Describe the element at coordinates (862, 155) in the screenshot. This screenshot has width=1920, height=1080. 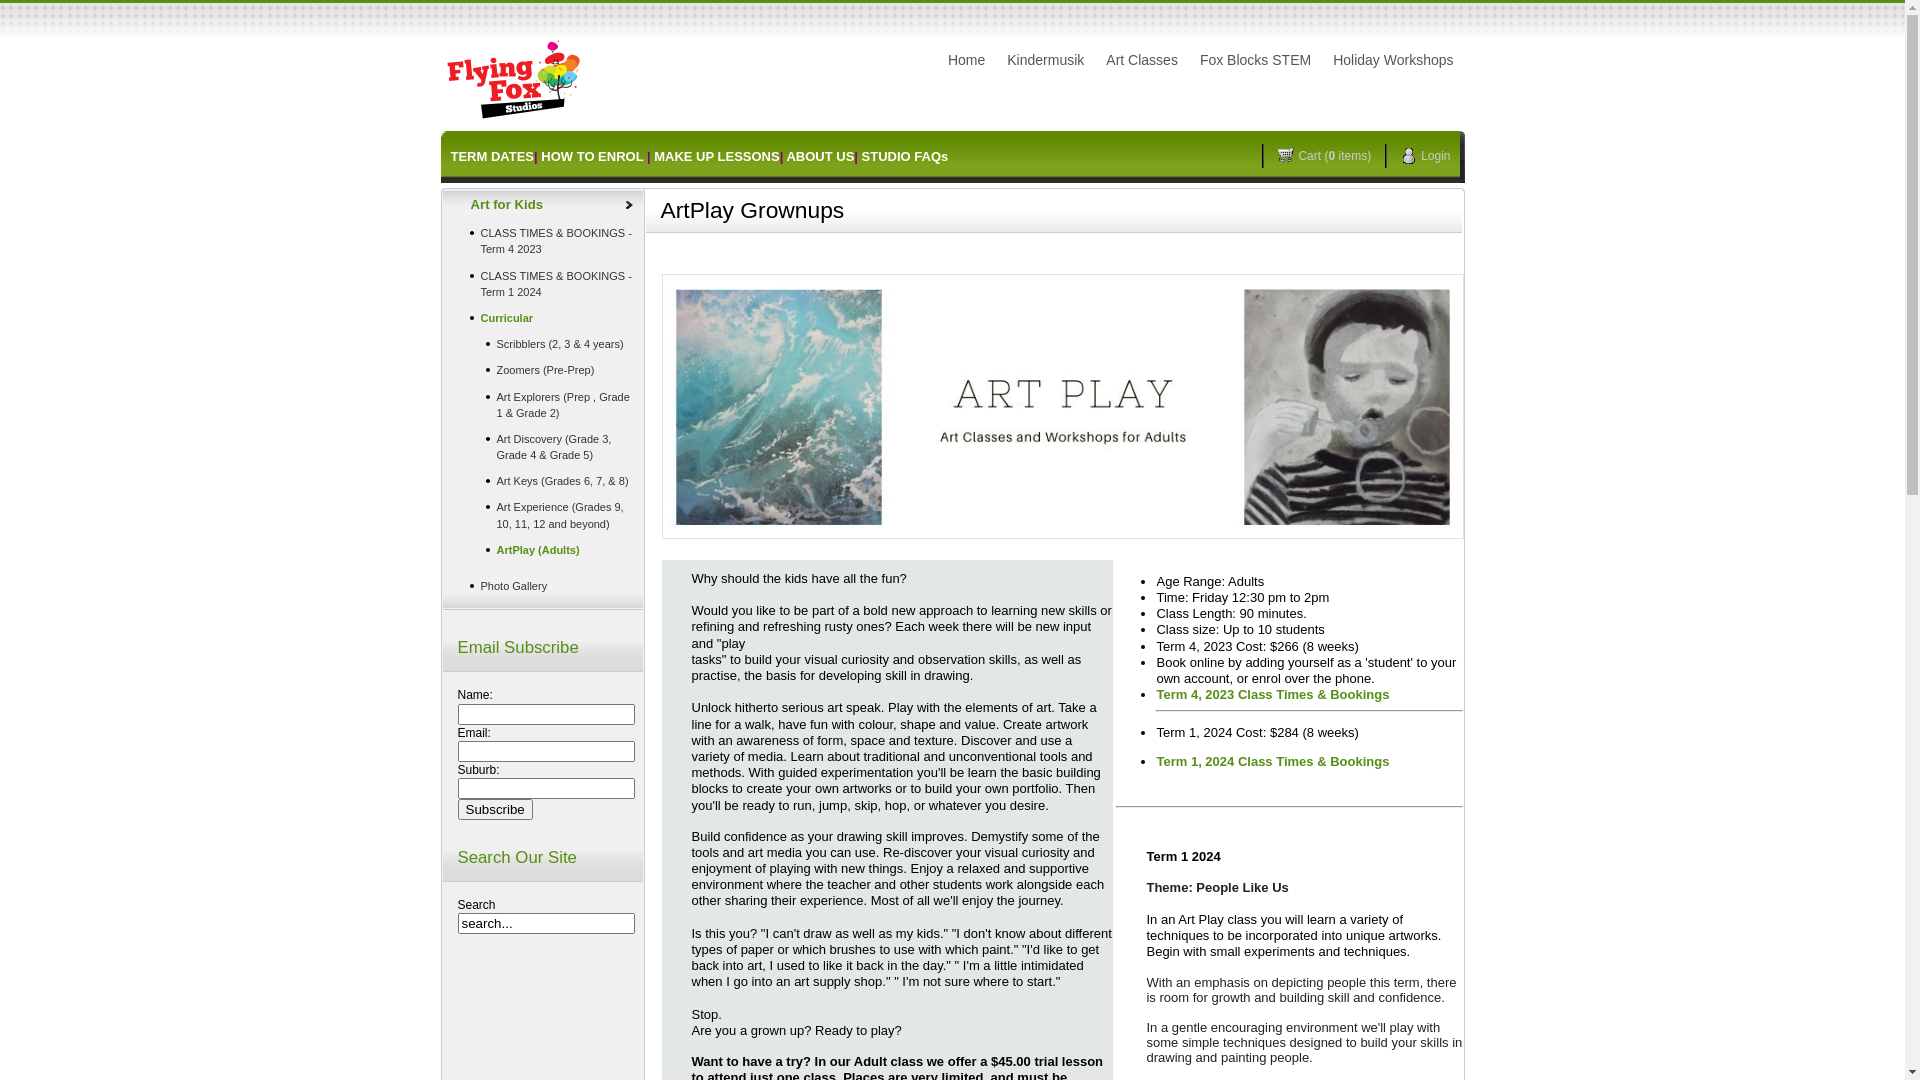
I see `'STUDIO FAQs'` at that location.